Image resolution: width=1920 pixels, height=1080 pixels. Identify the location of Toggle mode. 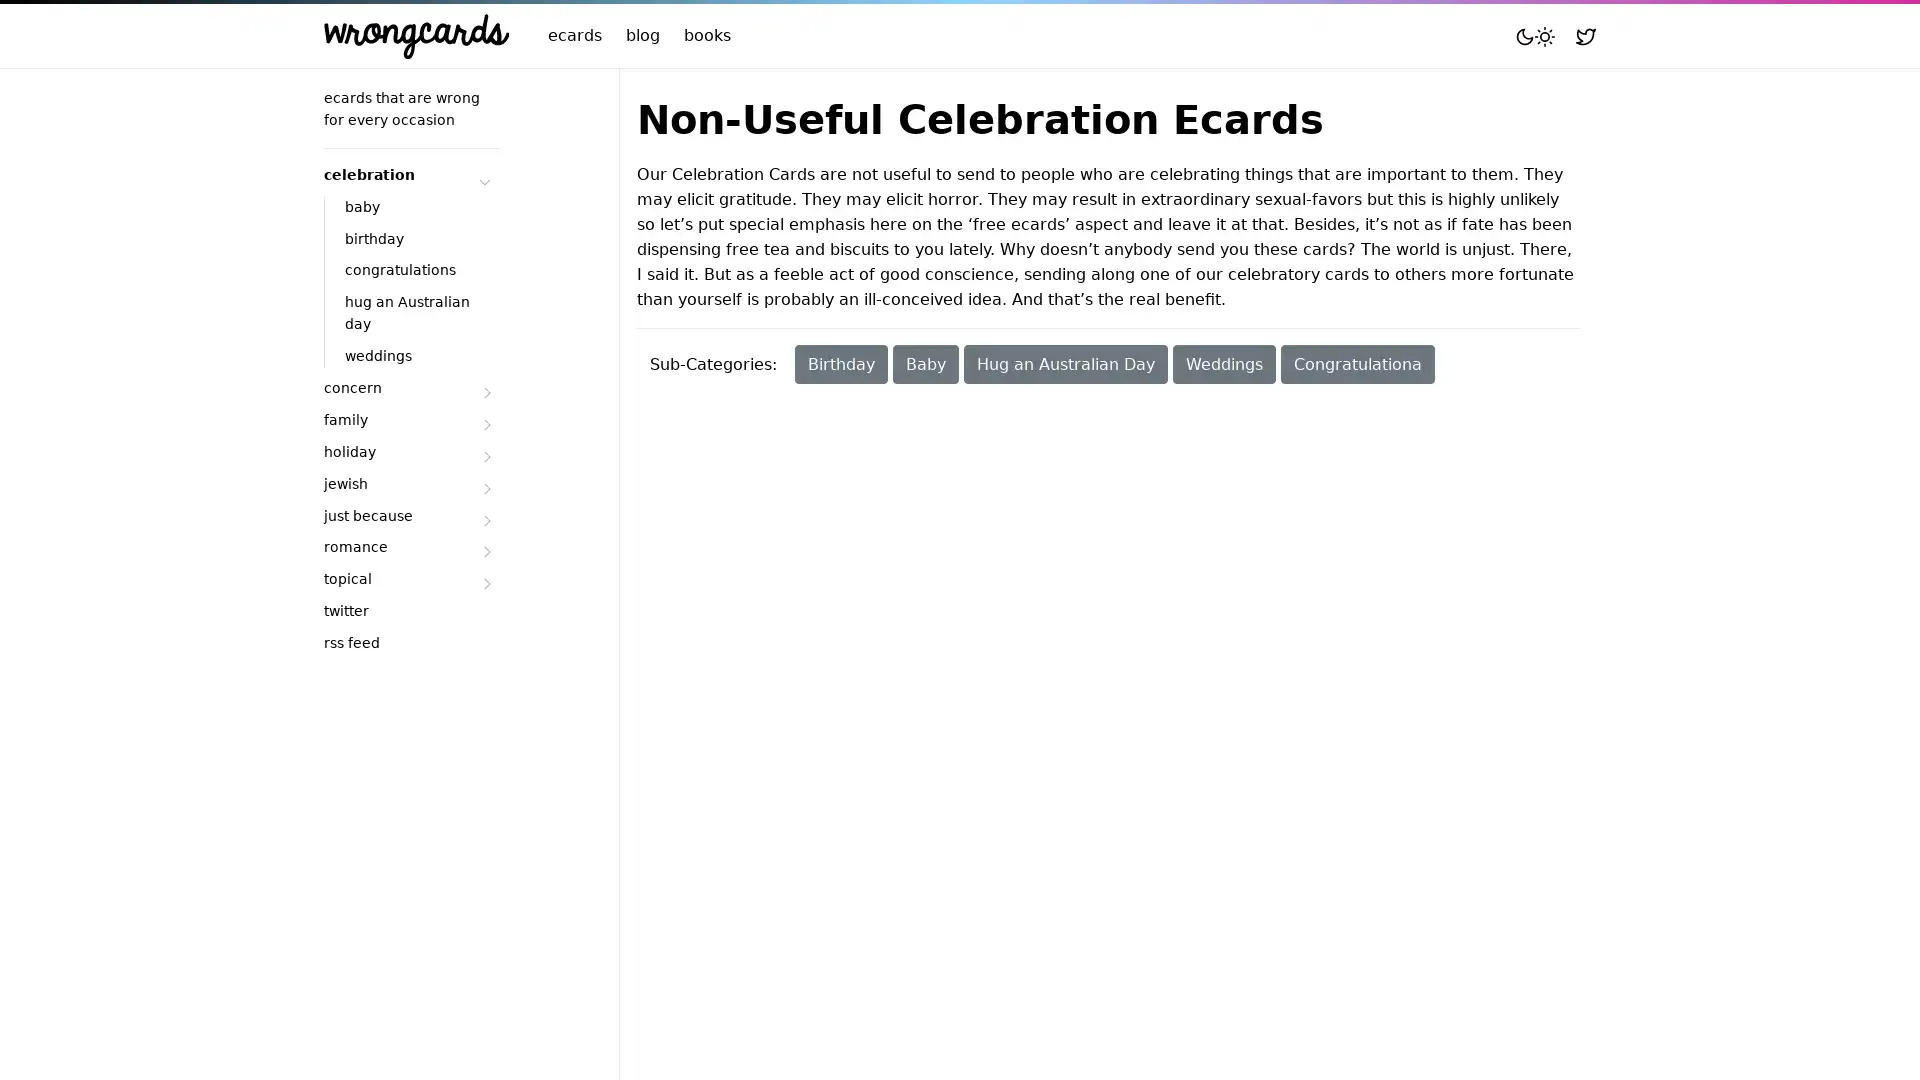
(1534, 35).